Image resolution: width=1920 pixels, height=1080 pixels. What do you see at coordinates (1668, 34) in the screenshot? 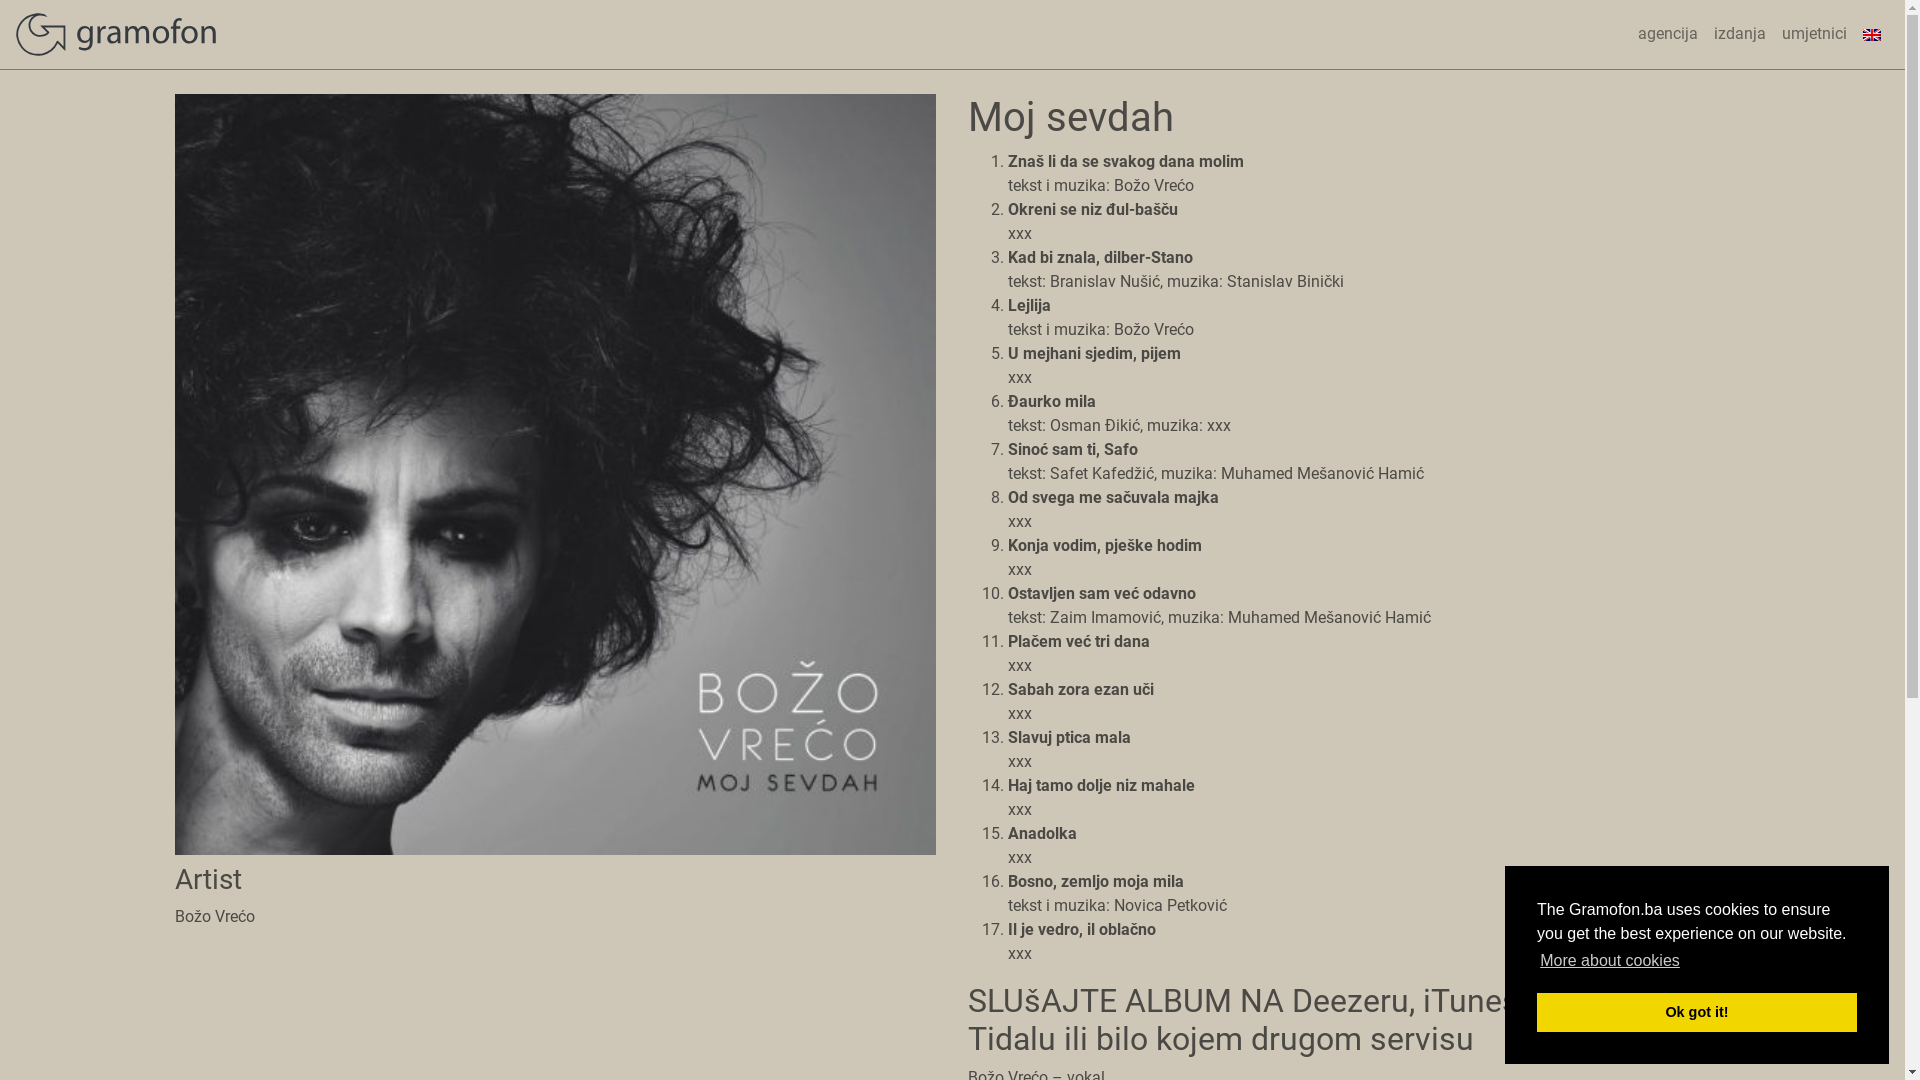
I see `'agencija'` at bounding box center [1668, 34].